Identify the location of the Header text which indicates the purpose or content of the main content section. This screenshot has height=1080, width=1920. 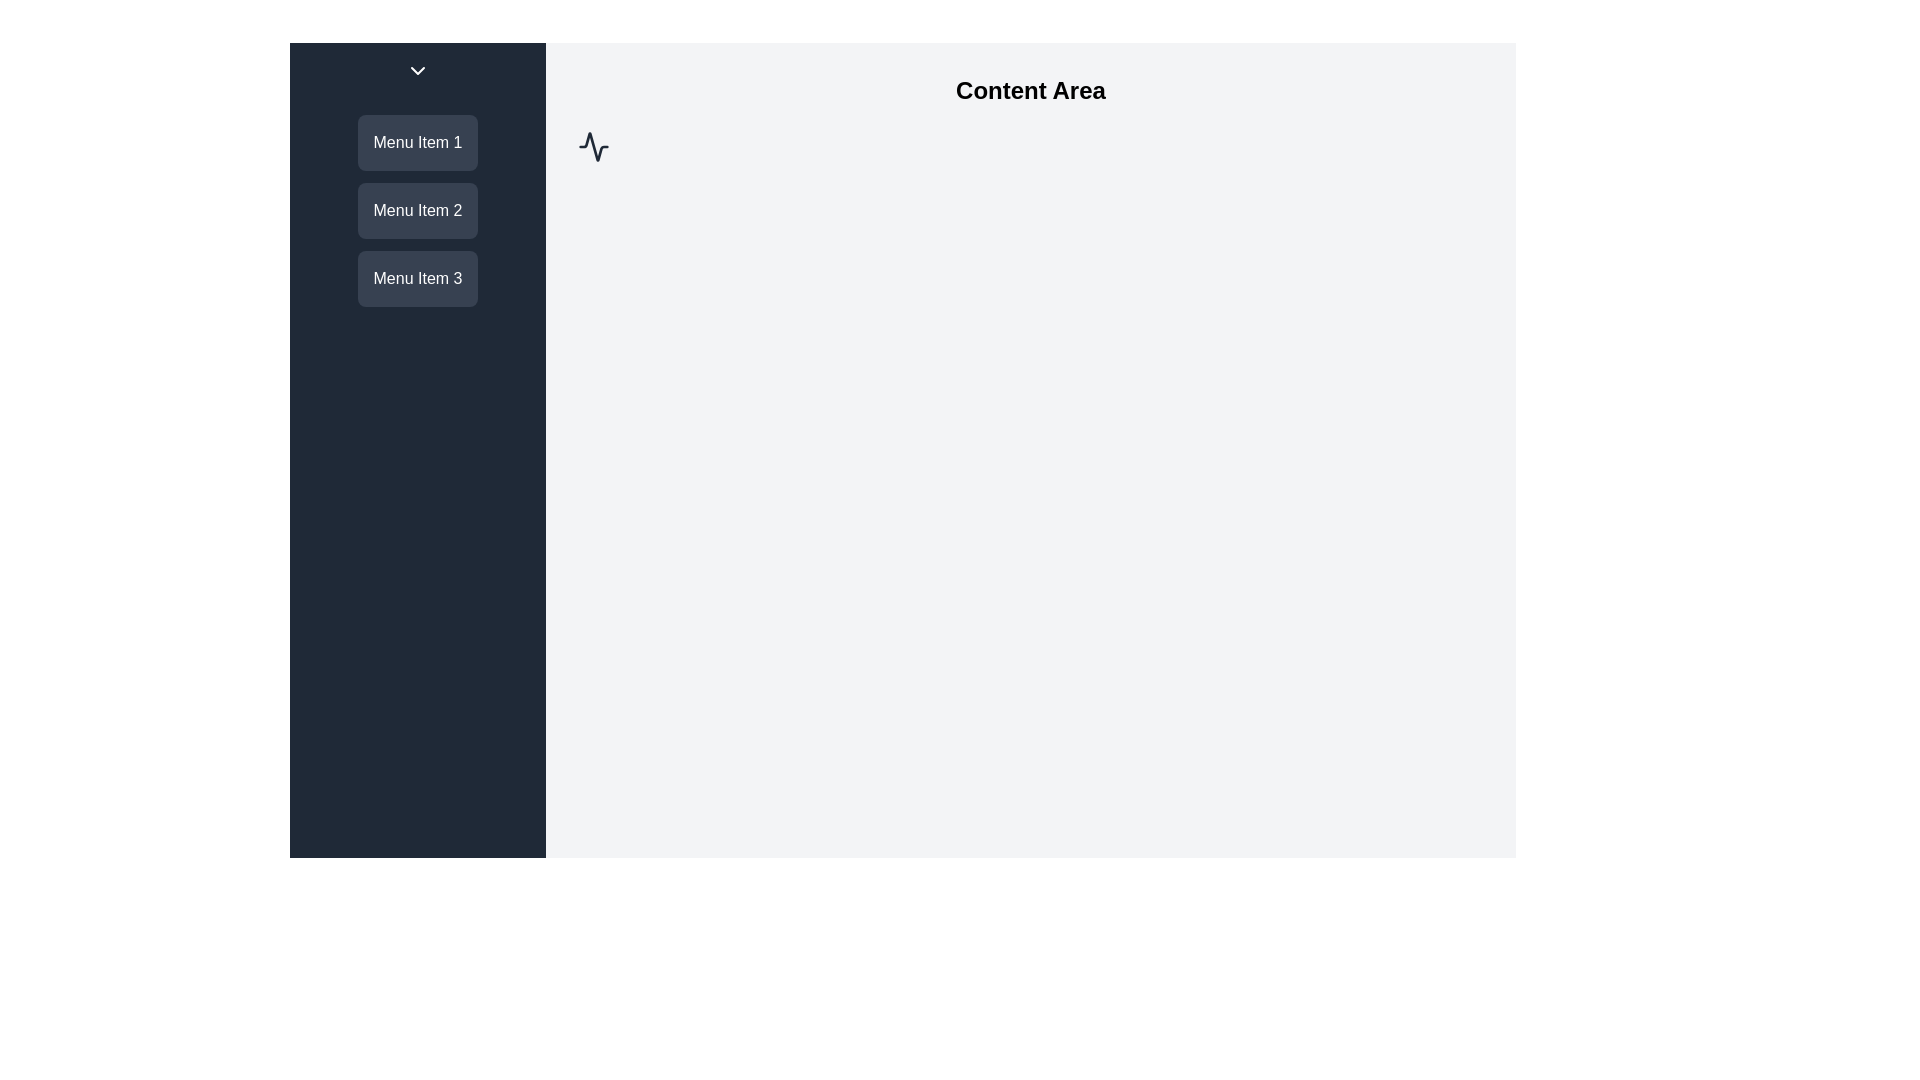
(1031, 91).